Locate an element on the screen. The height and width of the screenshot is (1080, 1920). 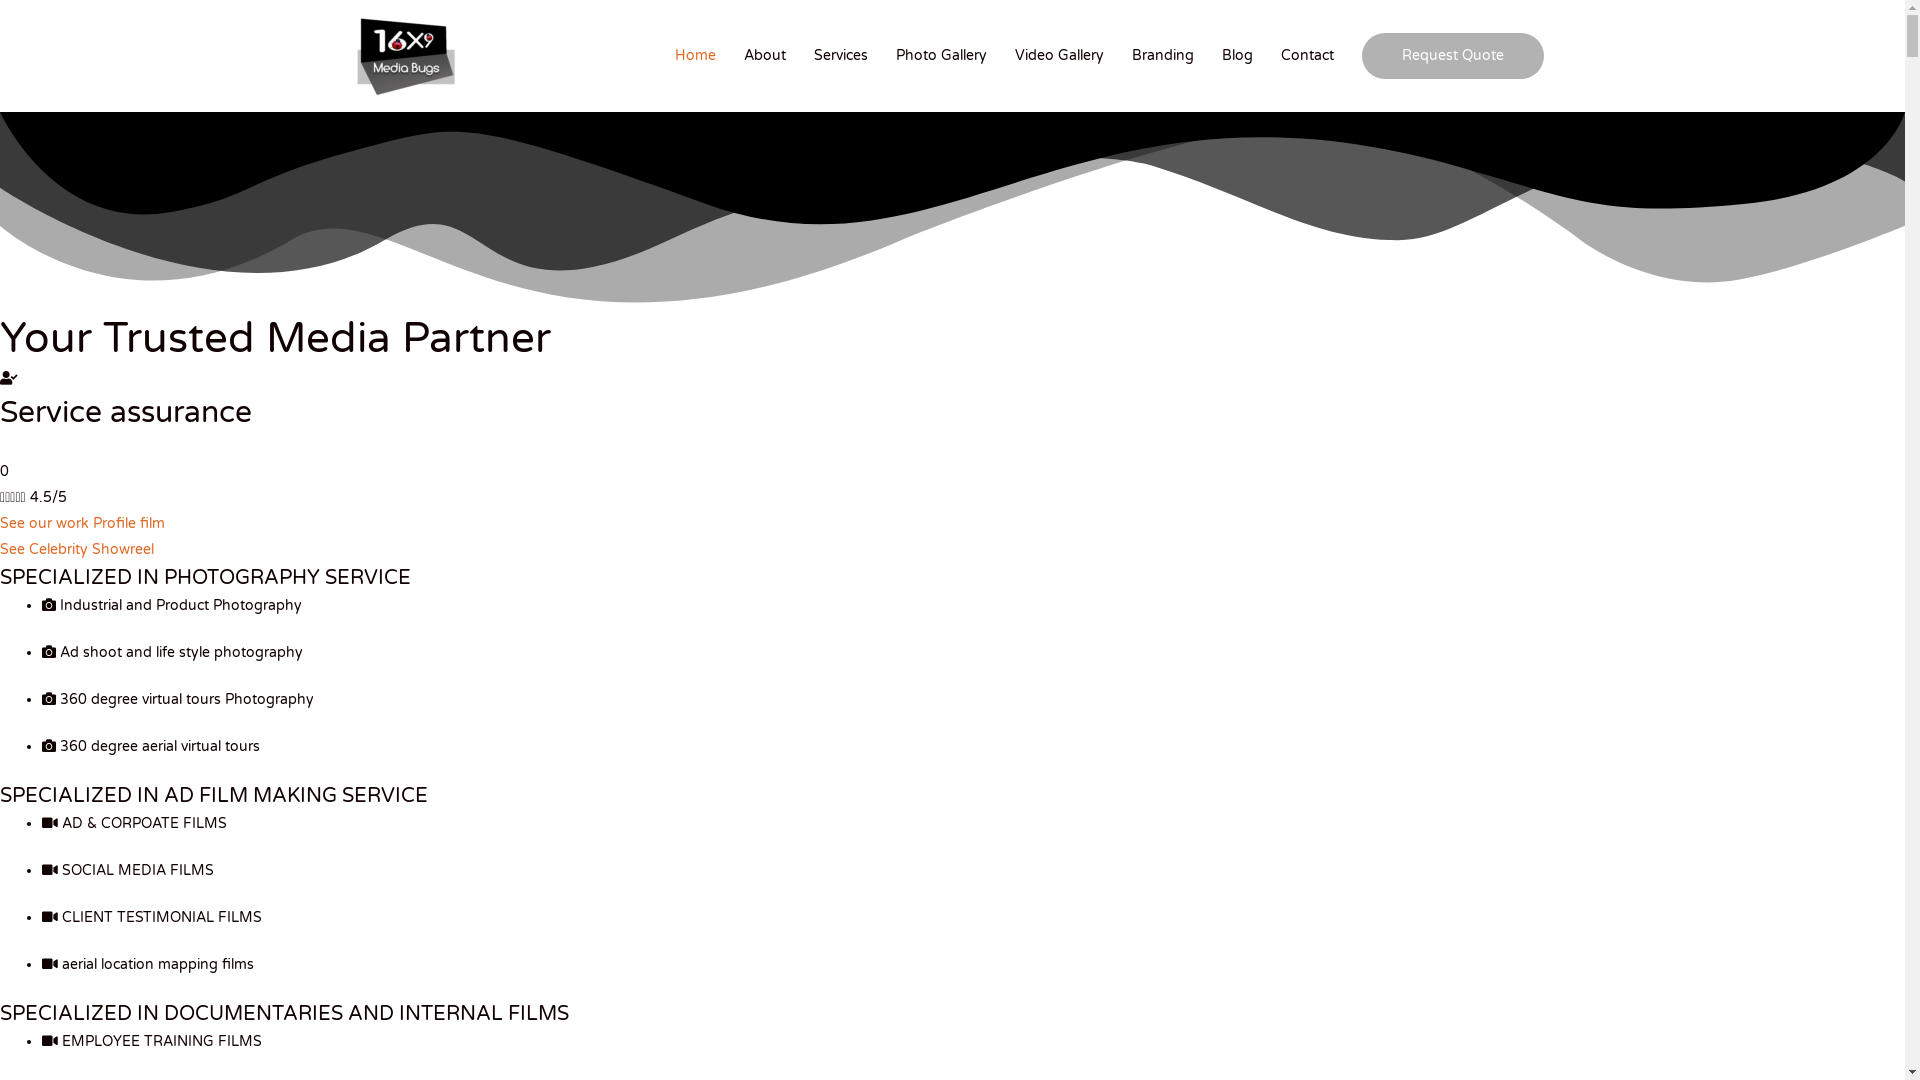
'Photo Gallery' is located at coordinates (940, 55).